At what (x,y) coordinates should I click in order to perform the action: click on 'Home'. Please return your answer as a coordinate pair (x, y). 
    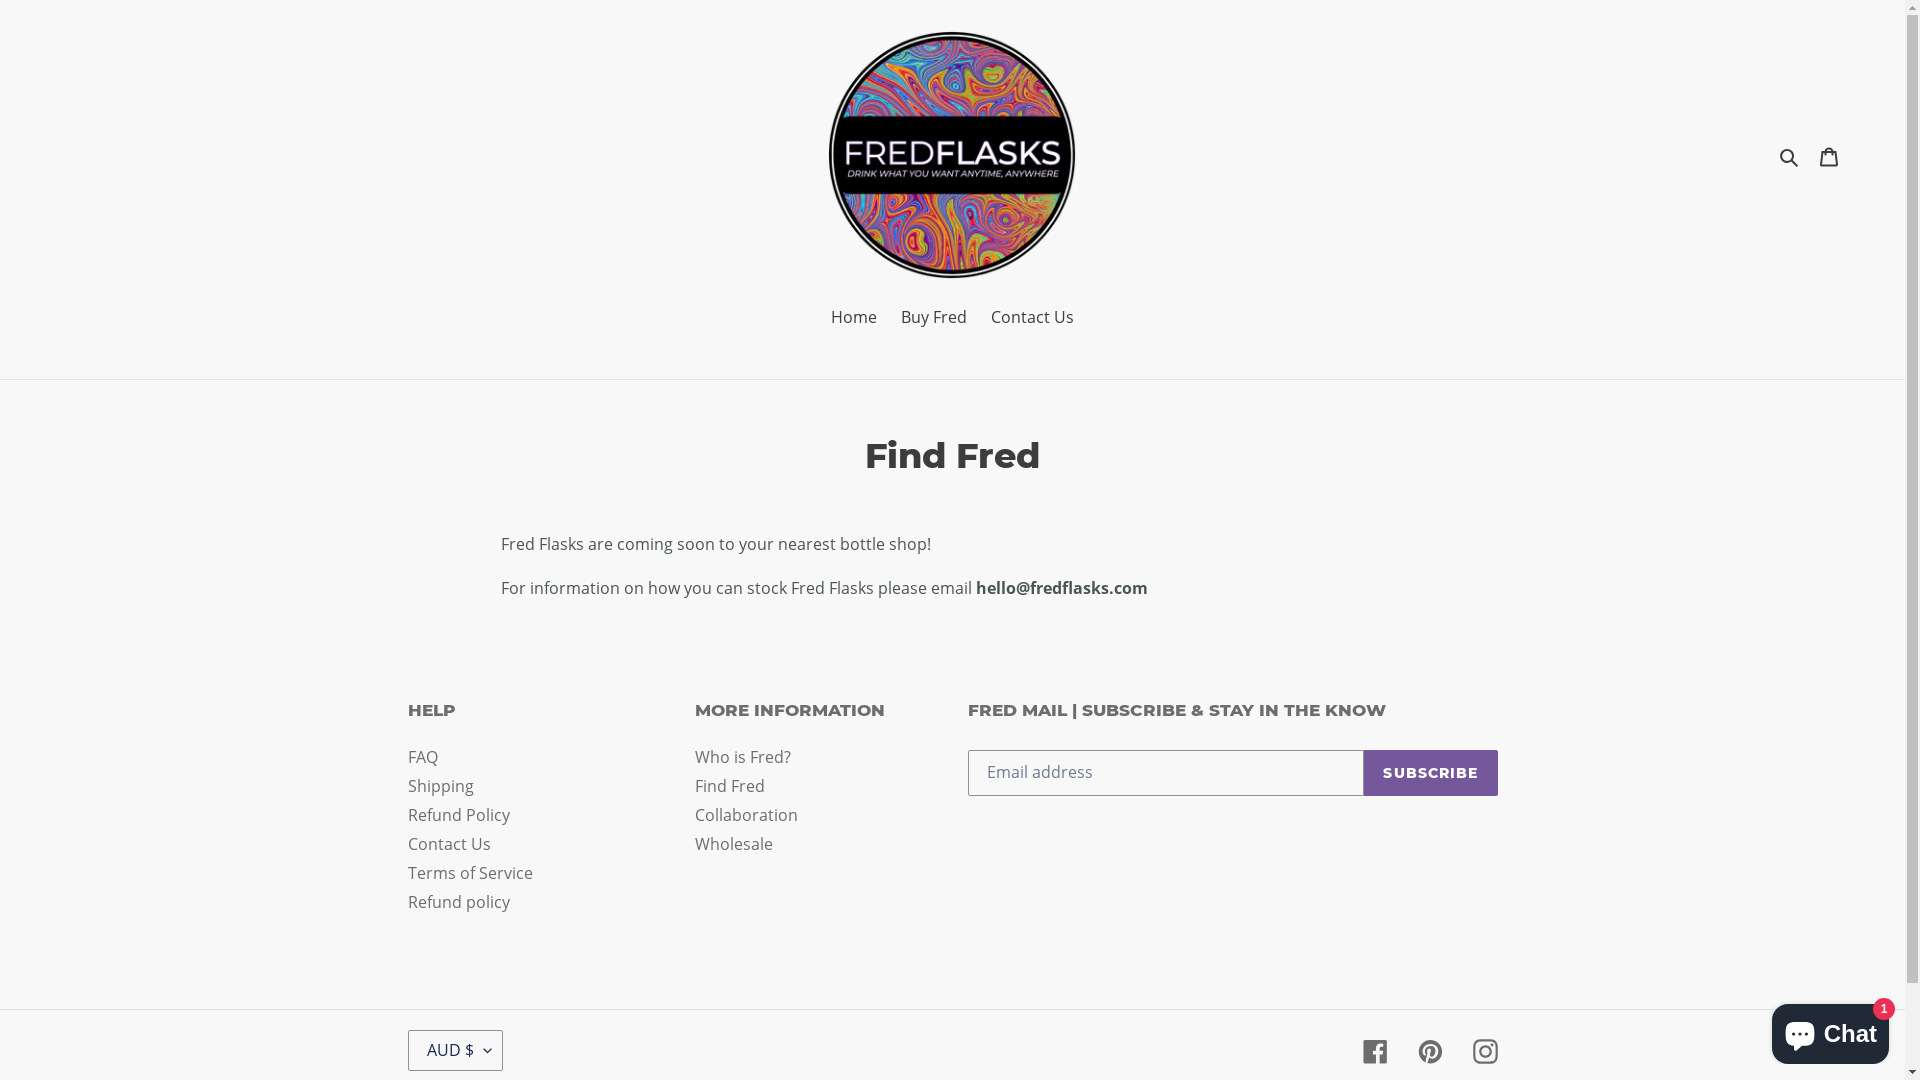
    Looking at the image, I should click on (854, 317).